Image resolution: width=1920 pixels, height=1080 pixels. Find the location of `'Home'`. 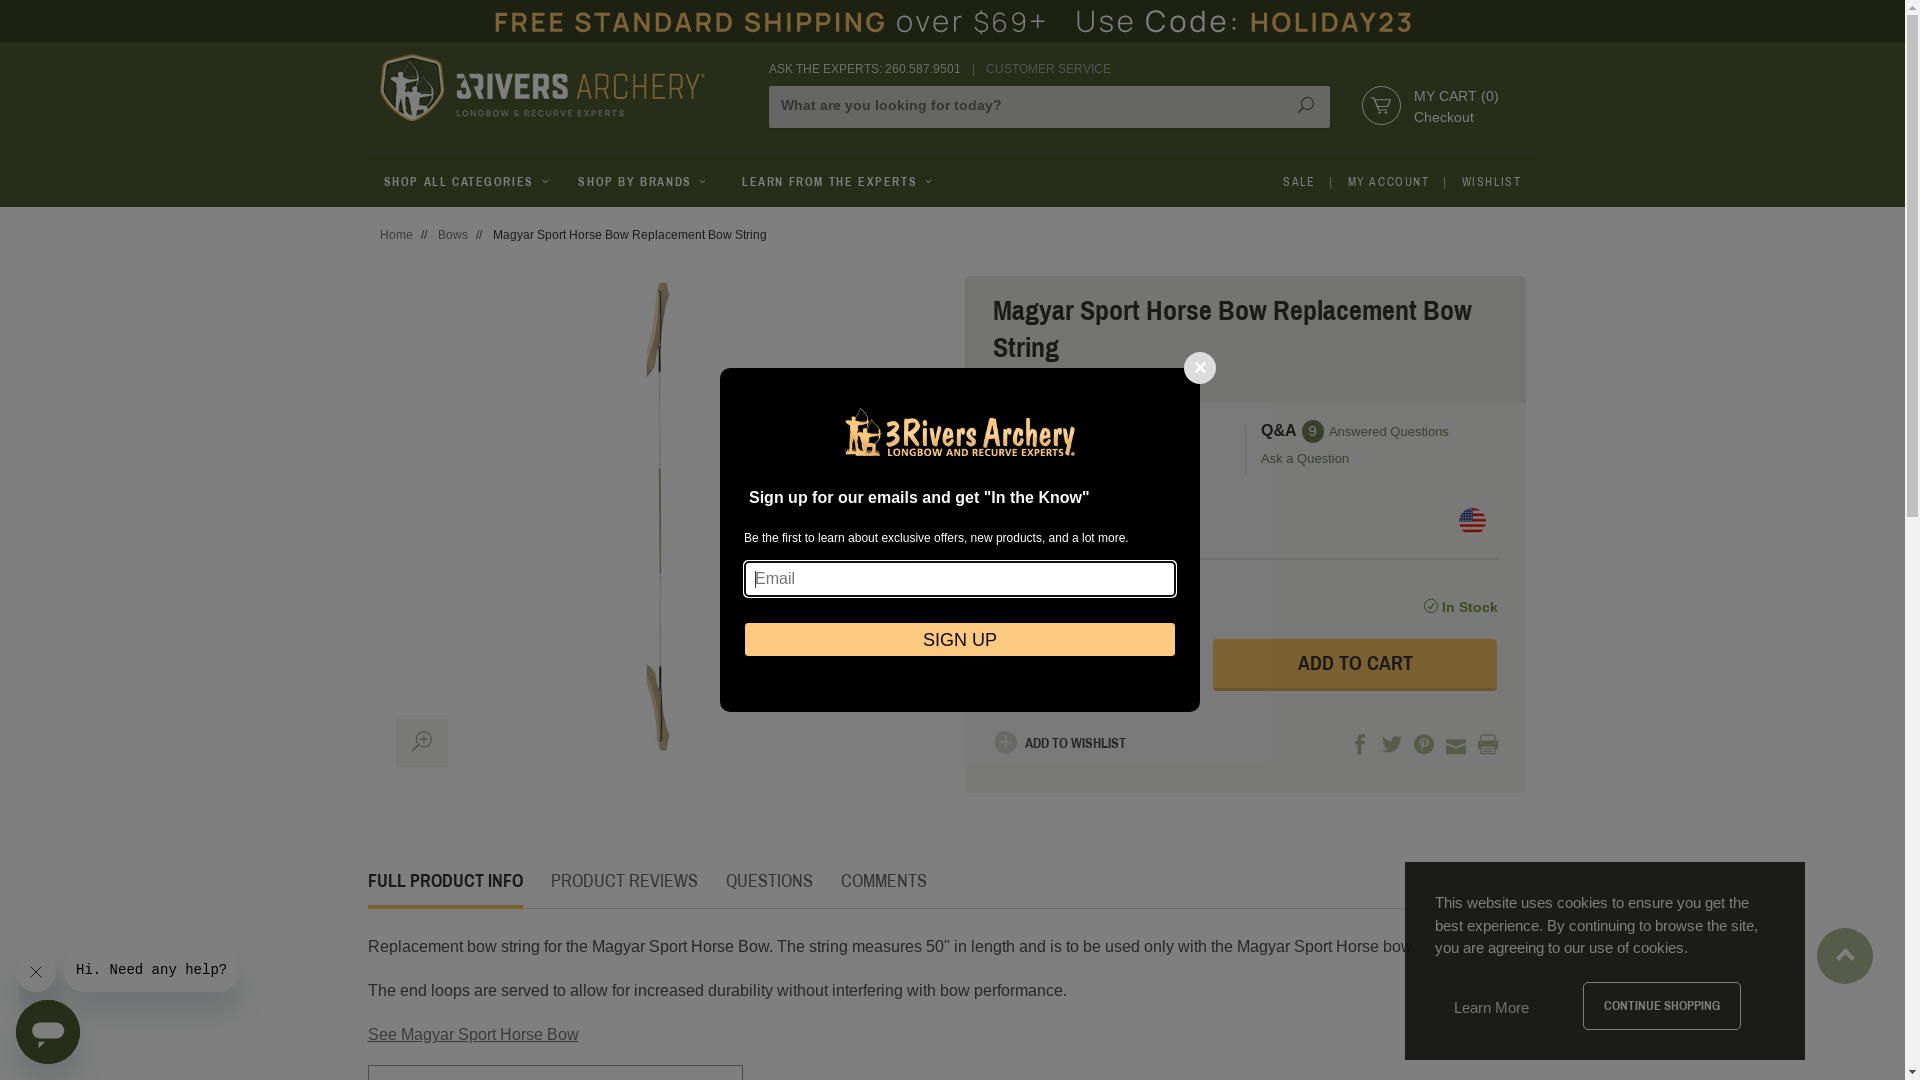

'Home' is located at coordinates (396, 234).